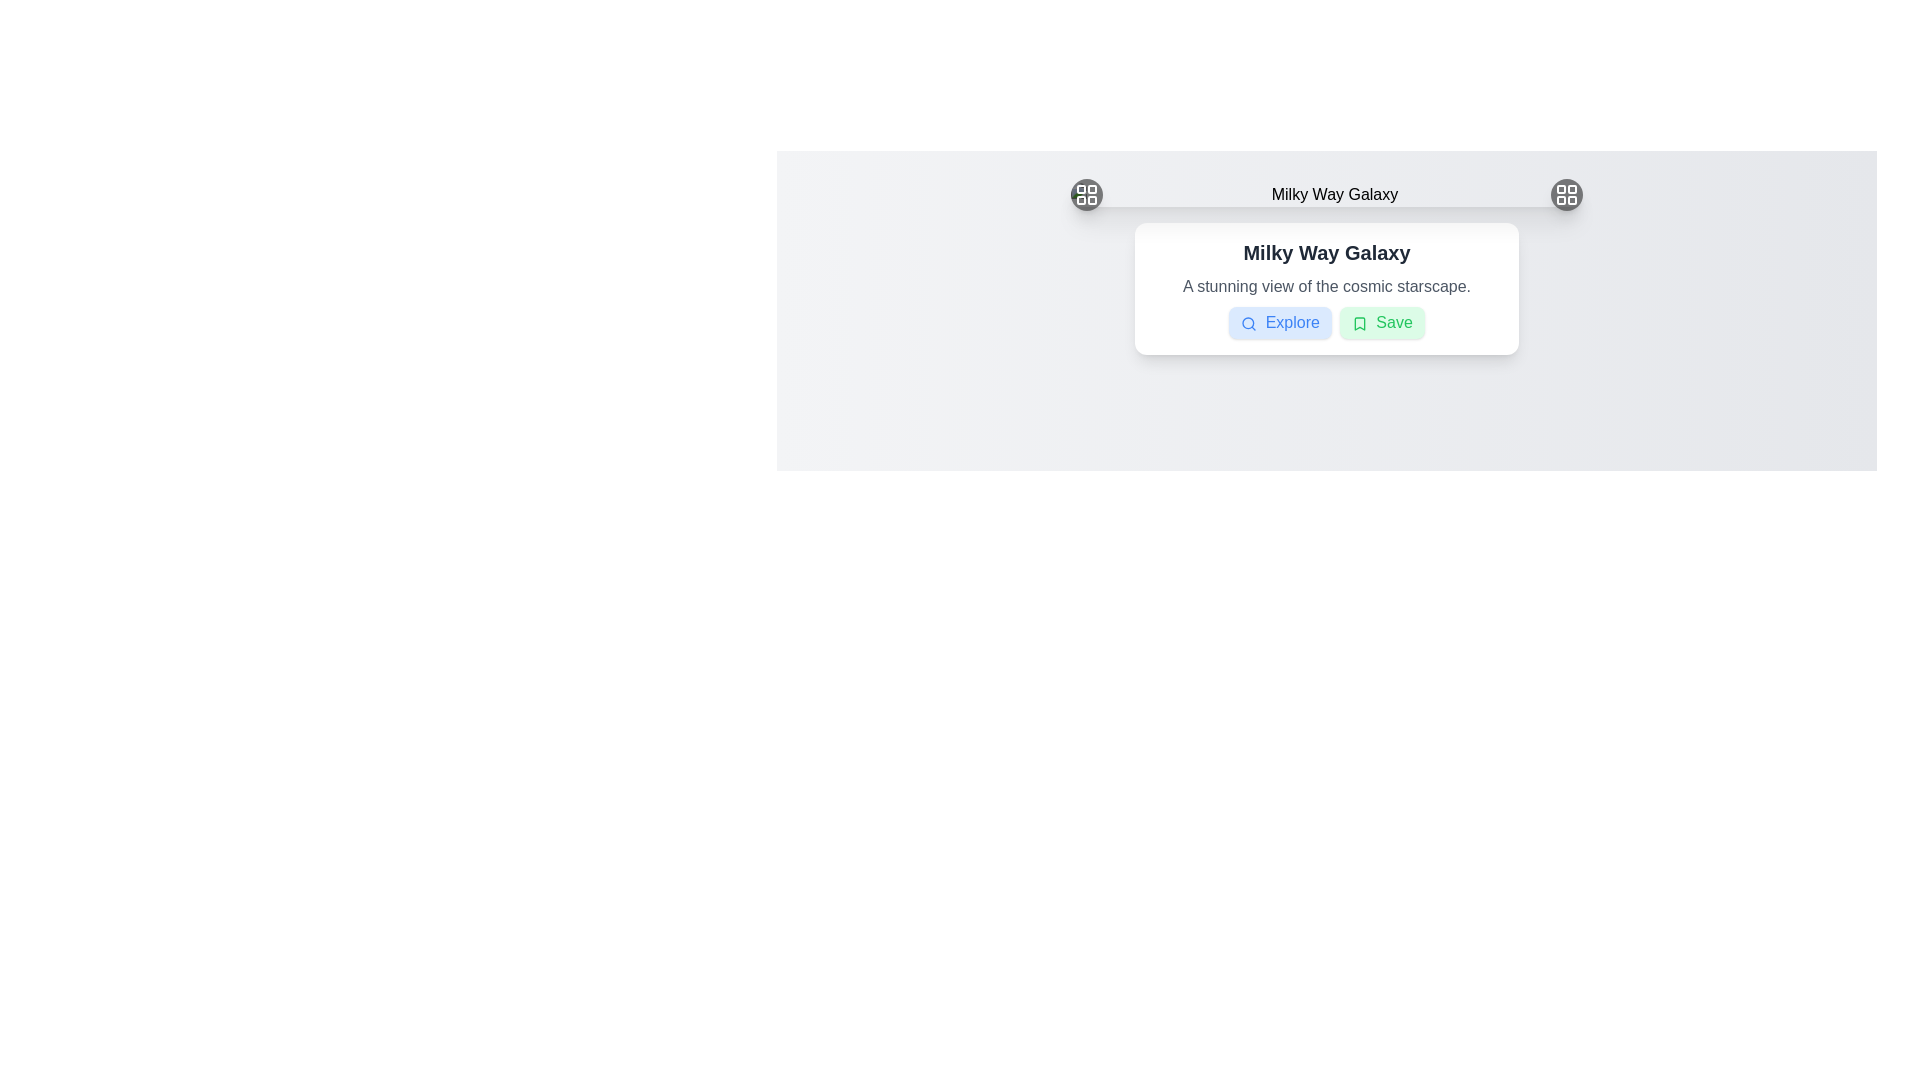  What do you see at coordinates (1326, 286) in the screenshot?
I see `the text snippet that reads 'A stunning view of the cosmic starscape.', which is styled in gray and positioned below the title 'Milky Way Galaxy'` at bounding box center [1326, 286].